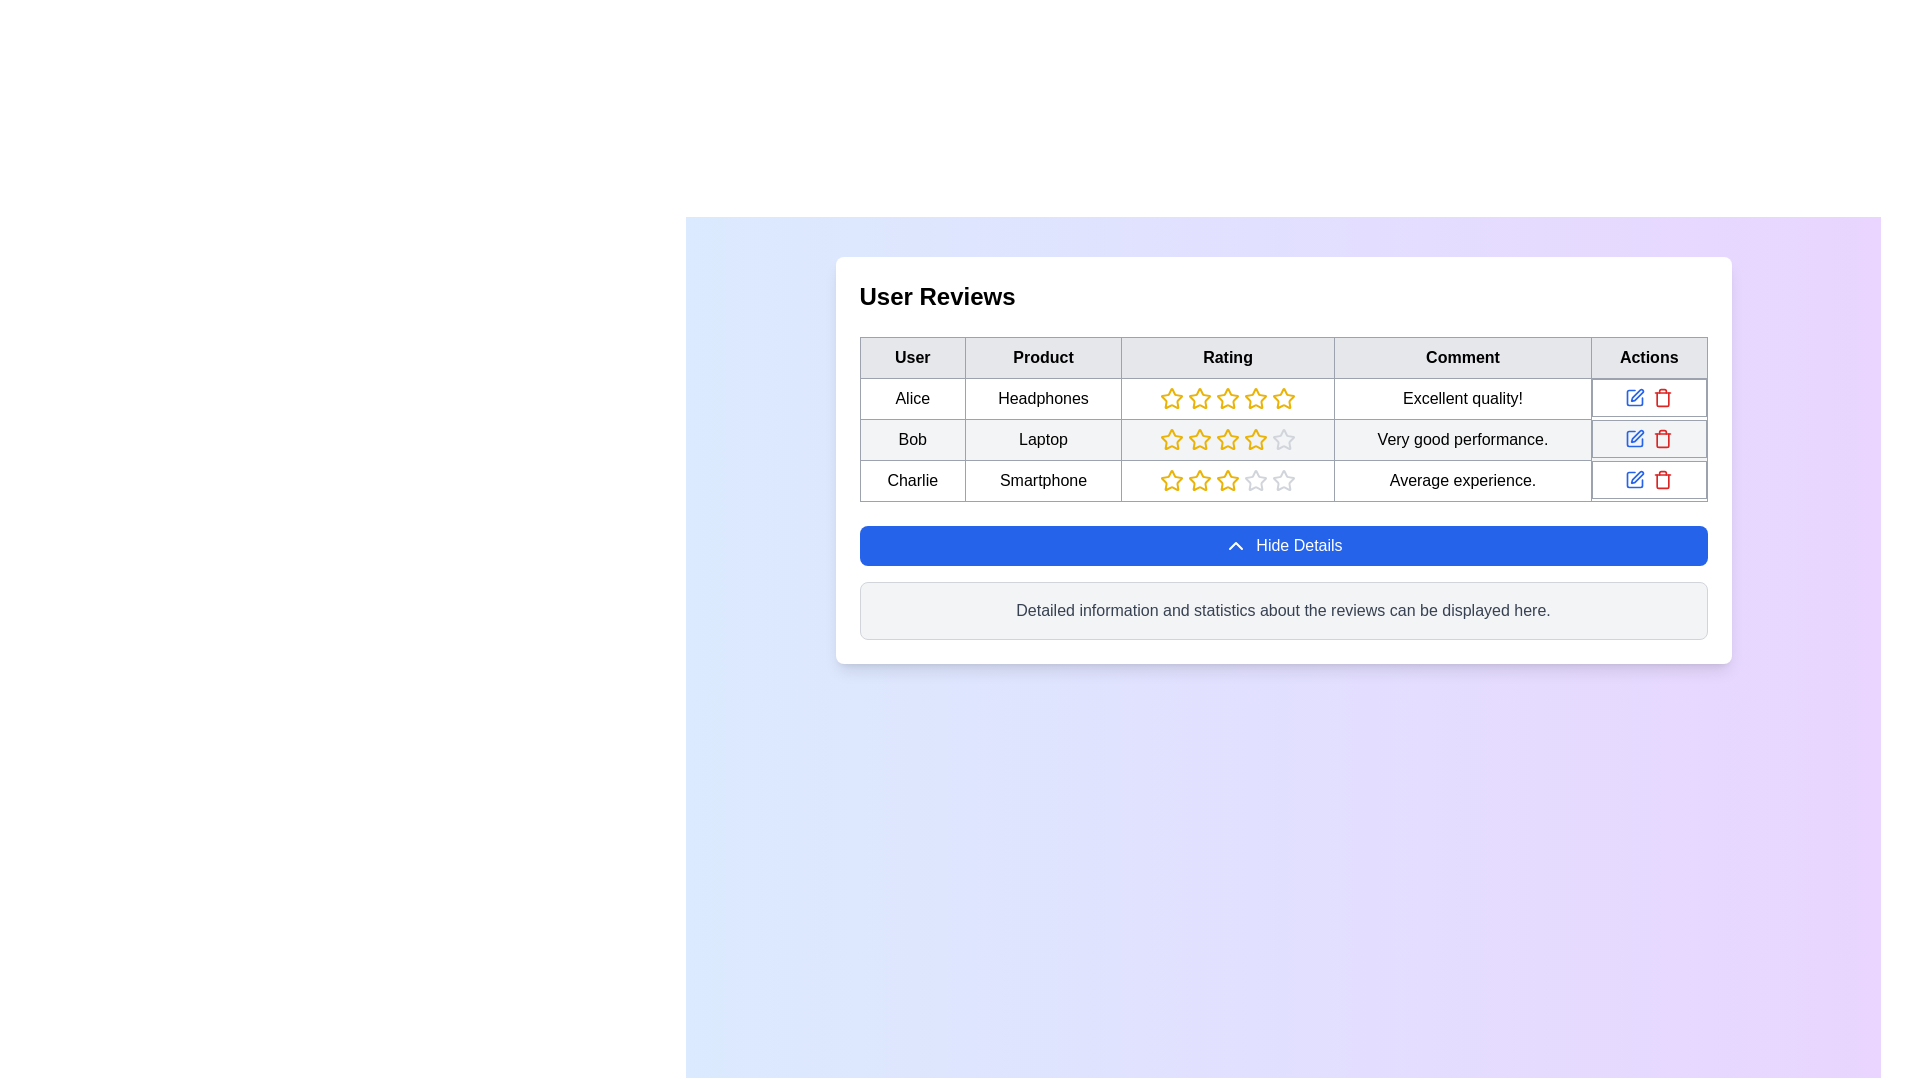  I want to click on the fifth star icon, so click(1284, 438).